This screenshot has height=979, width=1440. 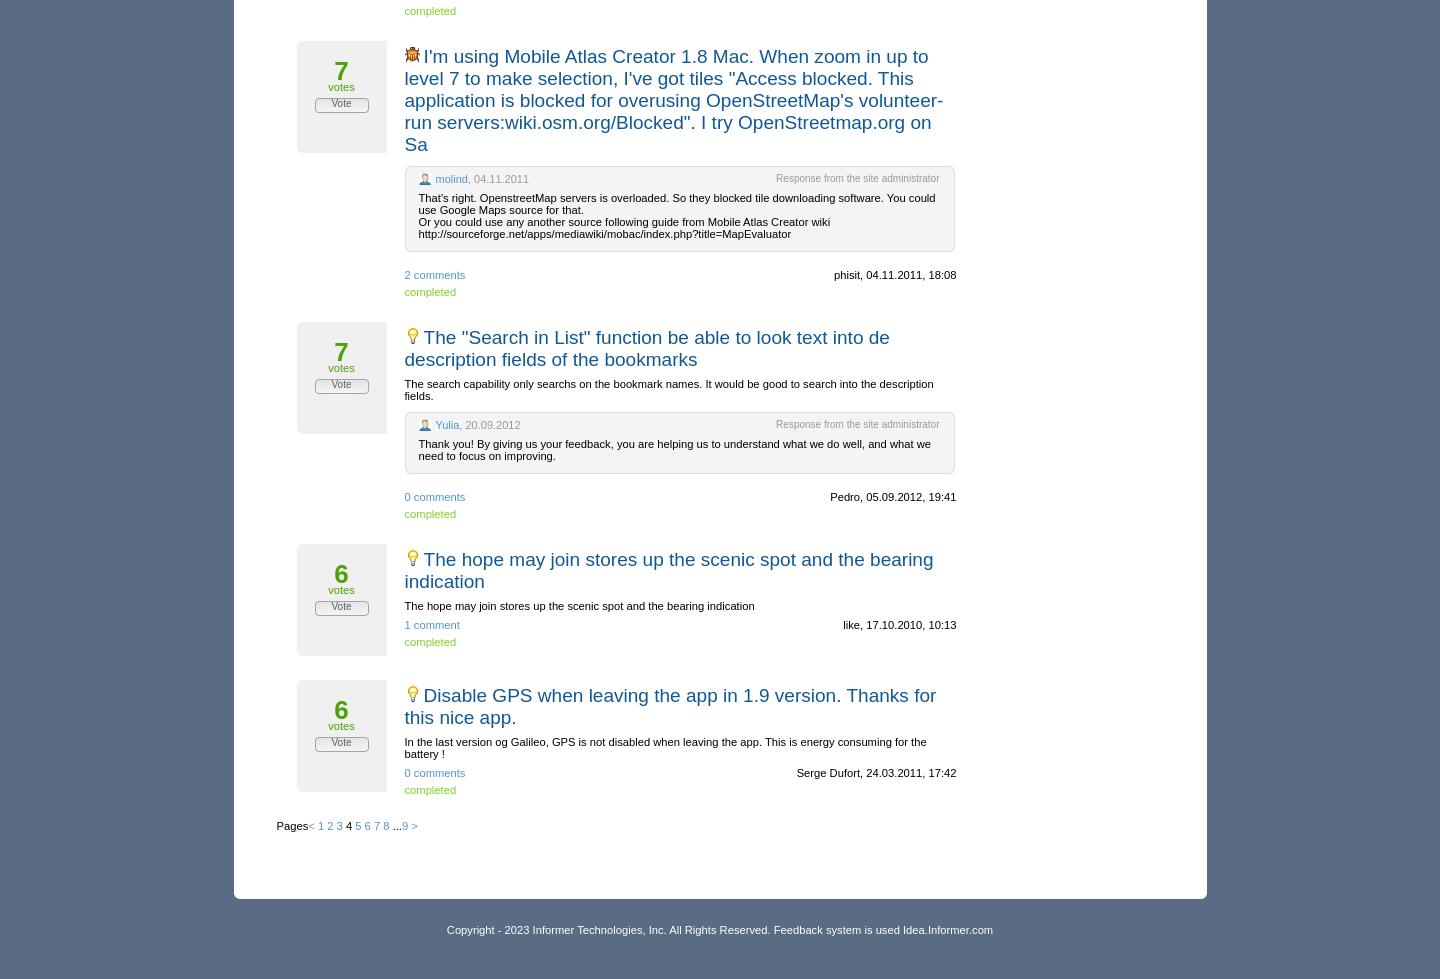 What do you see at coordinates (431, 623) in the screenshot?
I see `'1 comment'` at bounding box center [431, 623].